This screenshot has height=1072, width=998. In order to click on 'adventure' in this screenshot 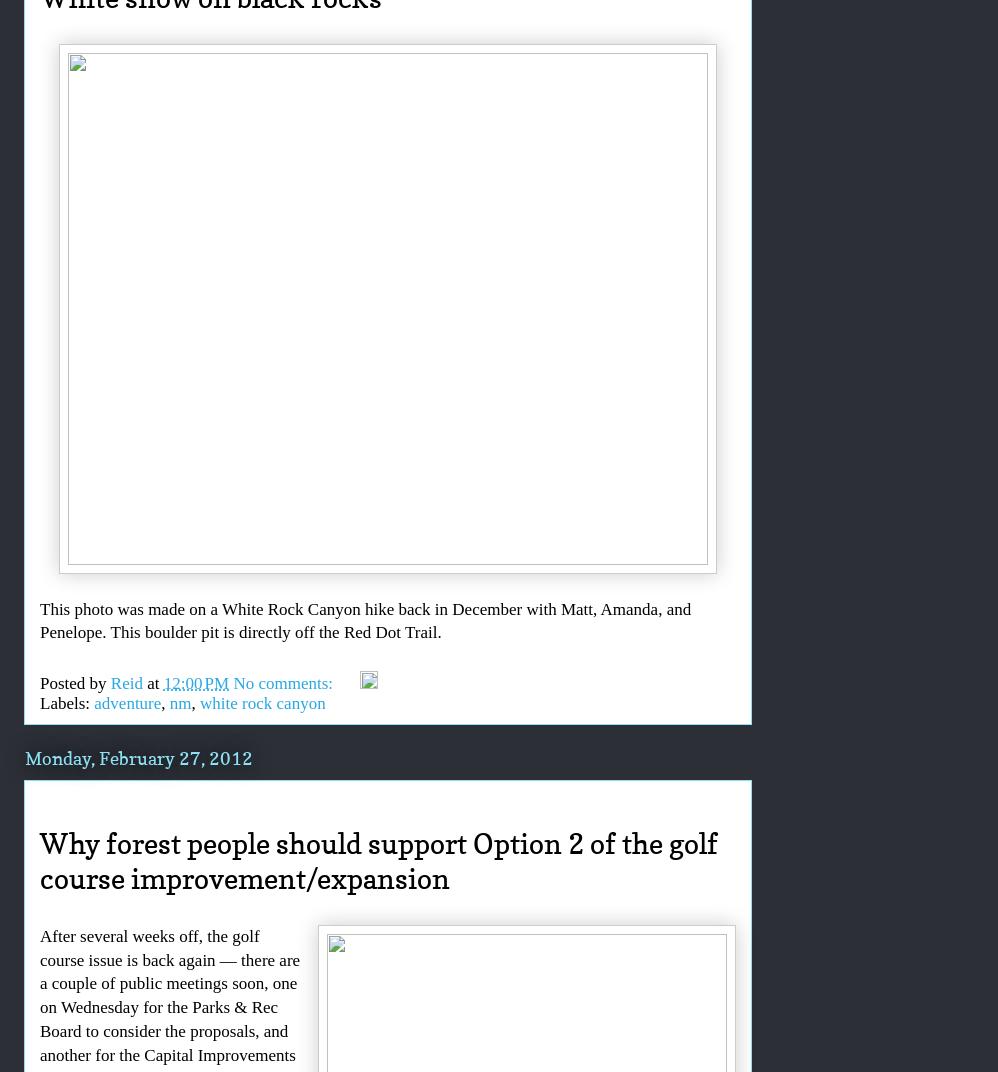, I will do `click(127, 701)`.